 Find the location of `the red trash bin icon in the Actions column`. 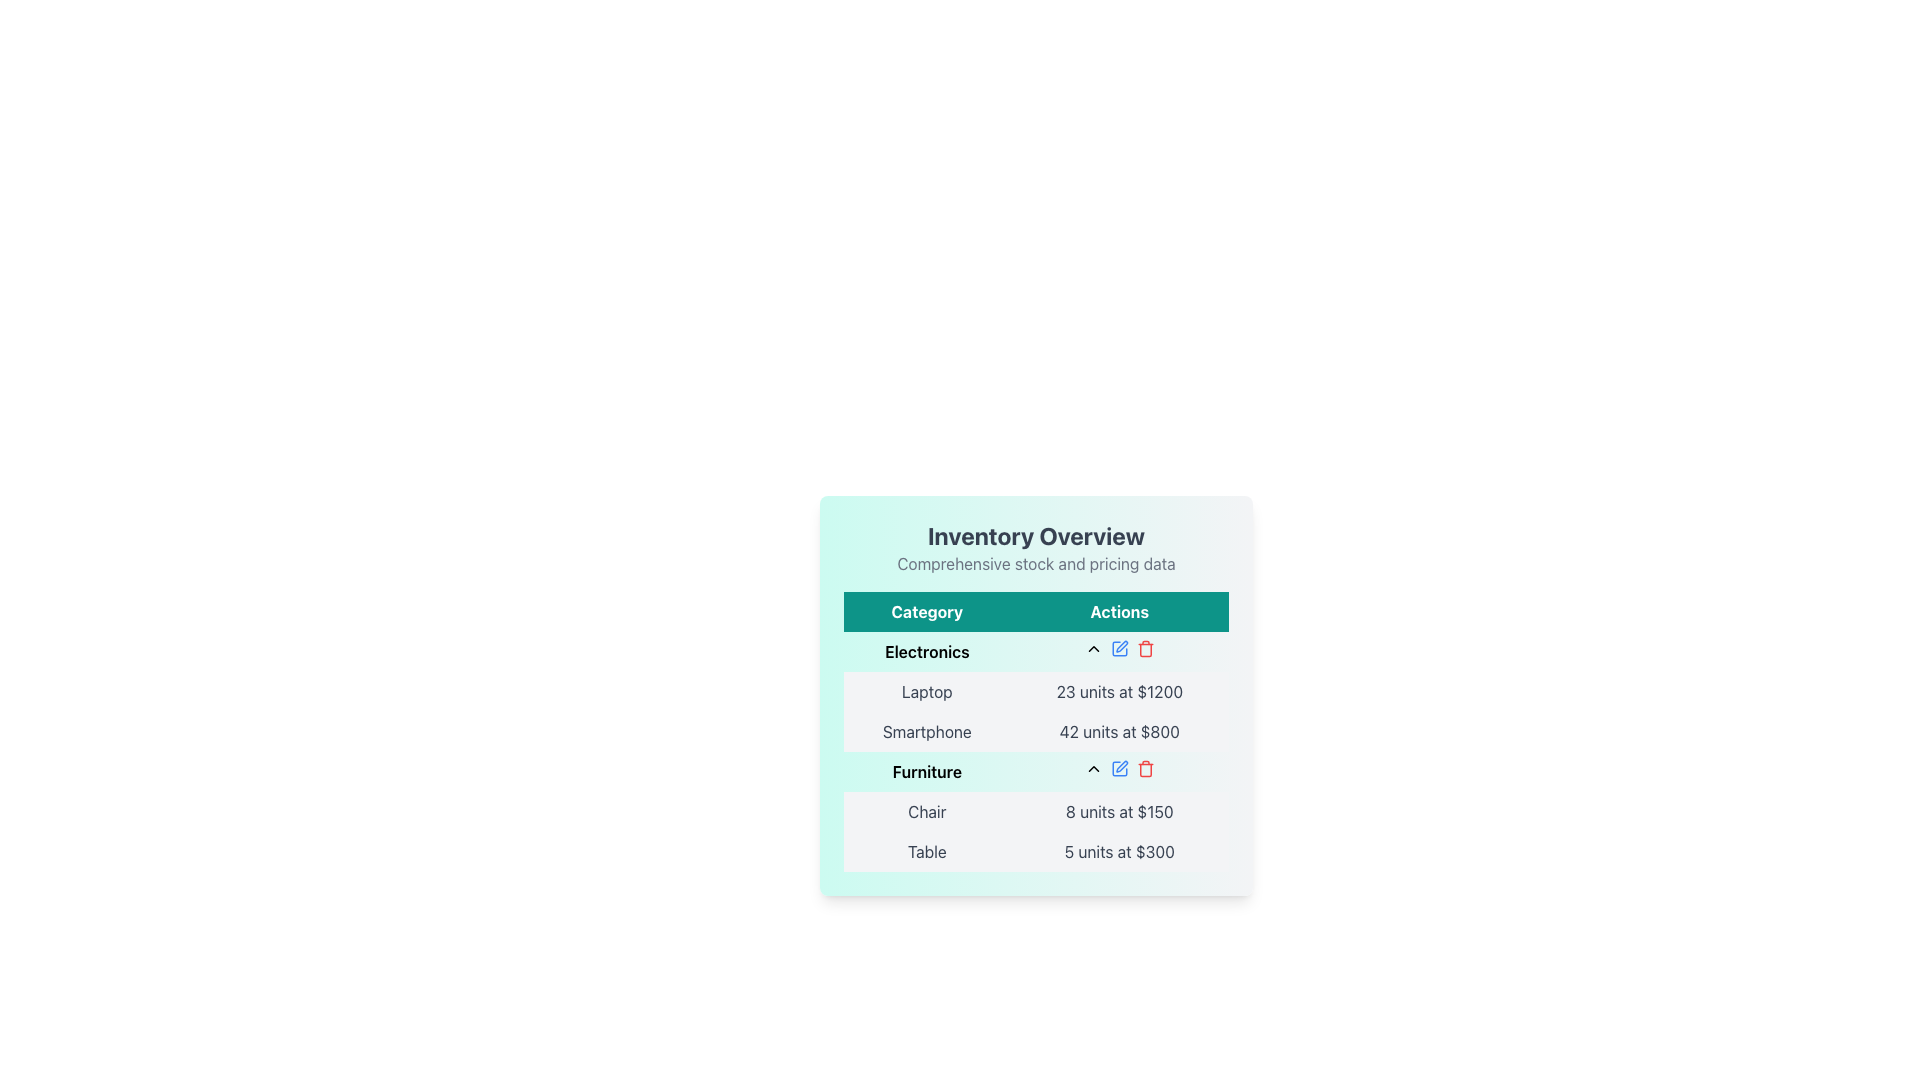

the red trash bin icon in the Actions column is located at coordinates (1145, 767).